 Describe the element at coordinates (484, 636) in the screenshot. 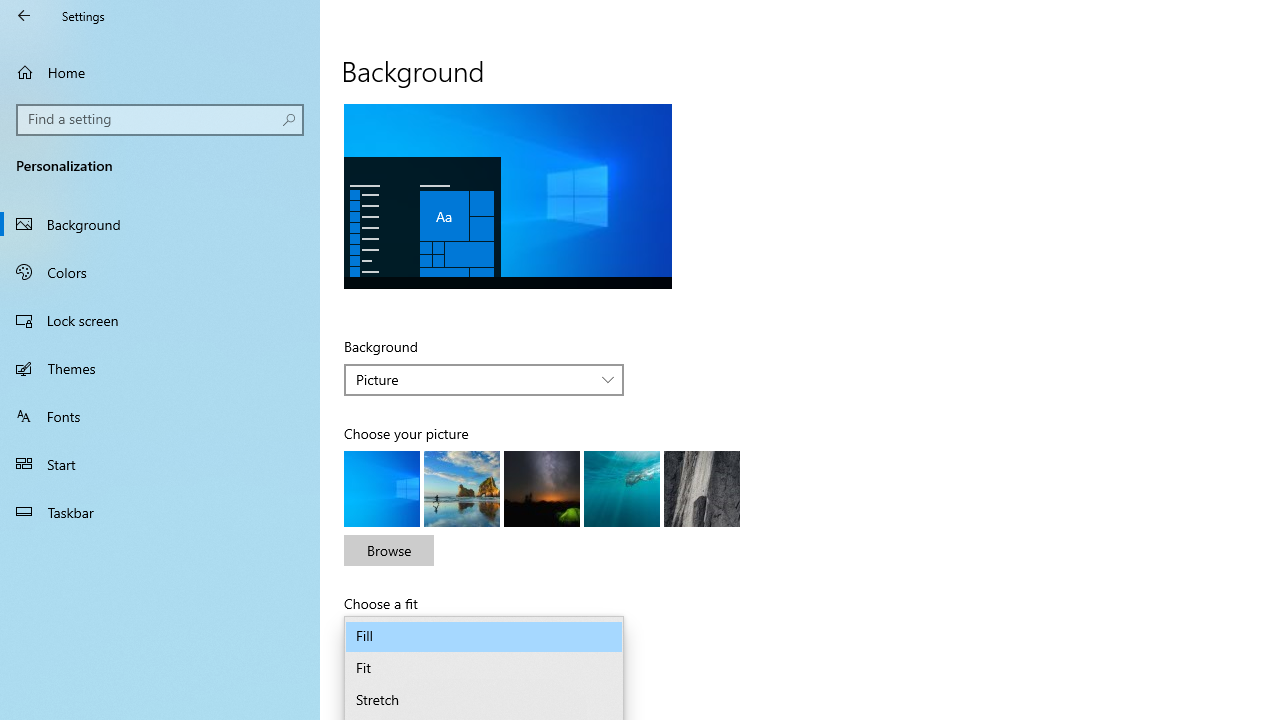

I see `'Choose a fit'` at that location.